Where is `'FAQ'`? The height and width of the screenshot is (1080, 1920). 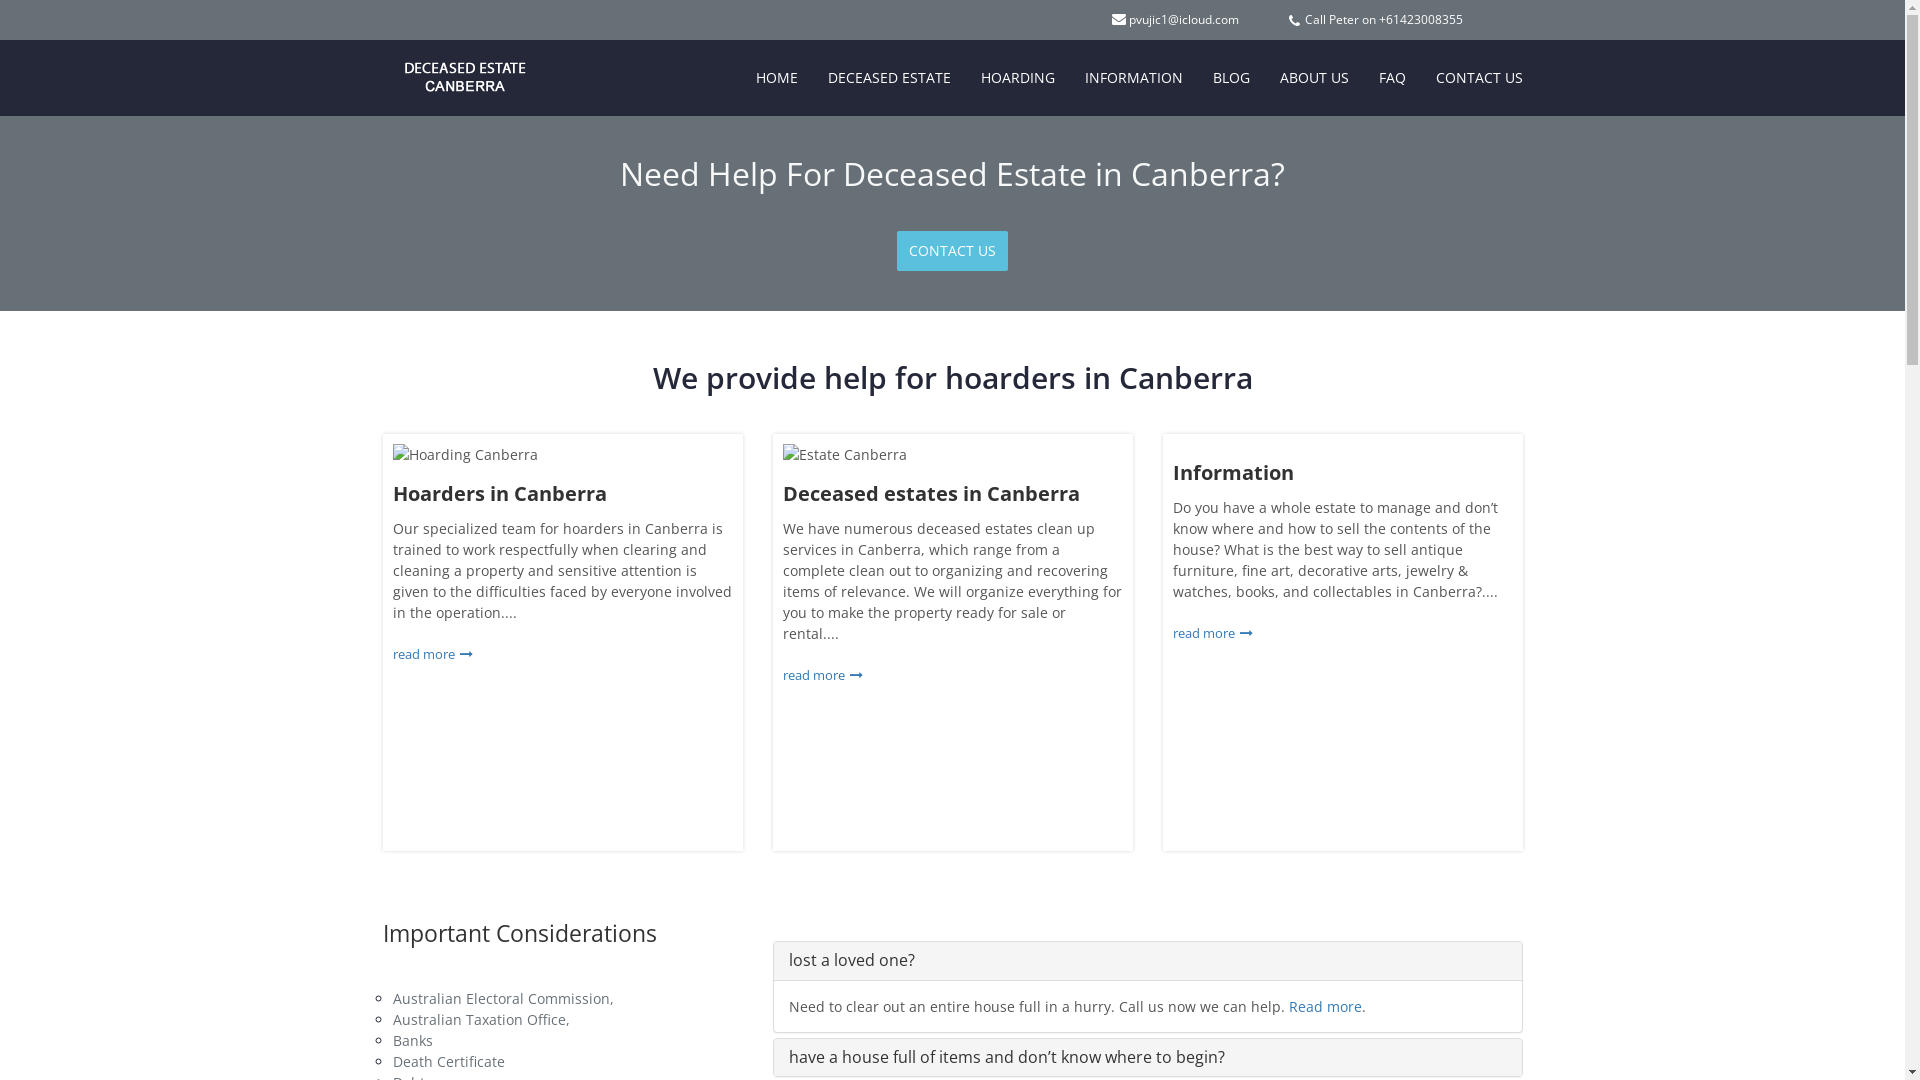
'FAQ' is located at coordinates (1391, 76).